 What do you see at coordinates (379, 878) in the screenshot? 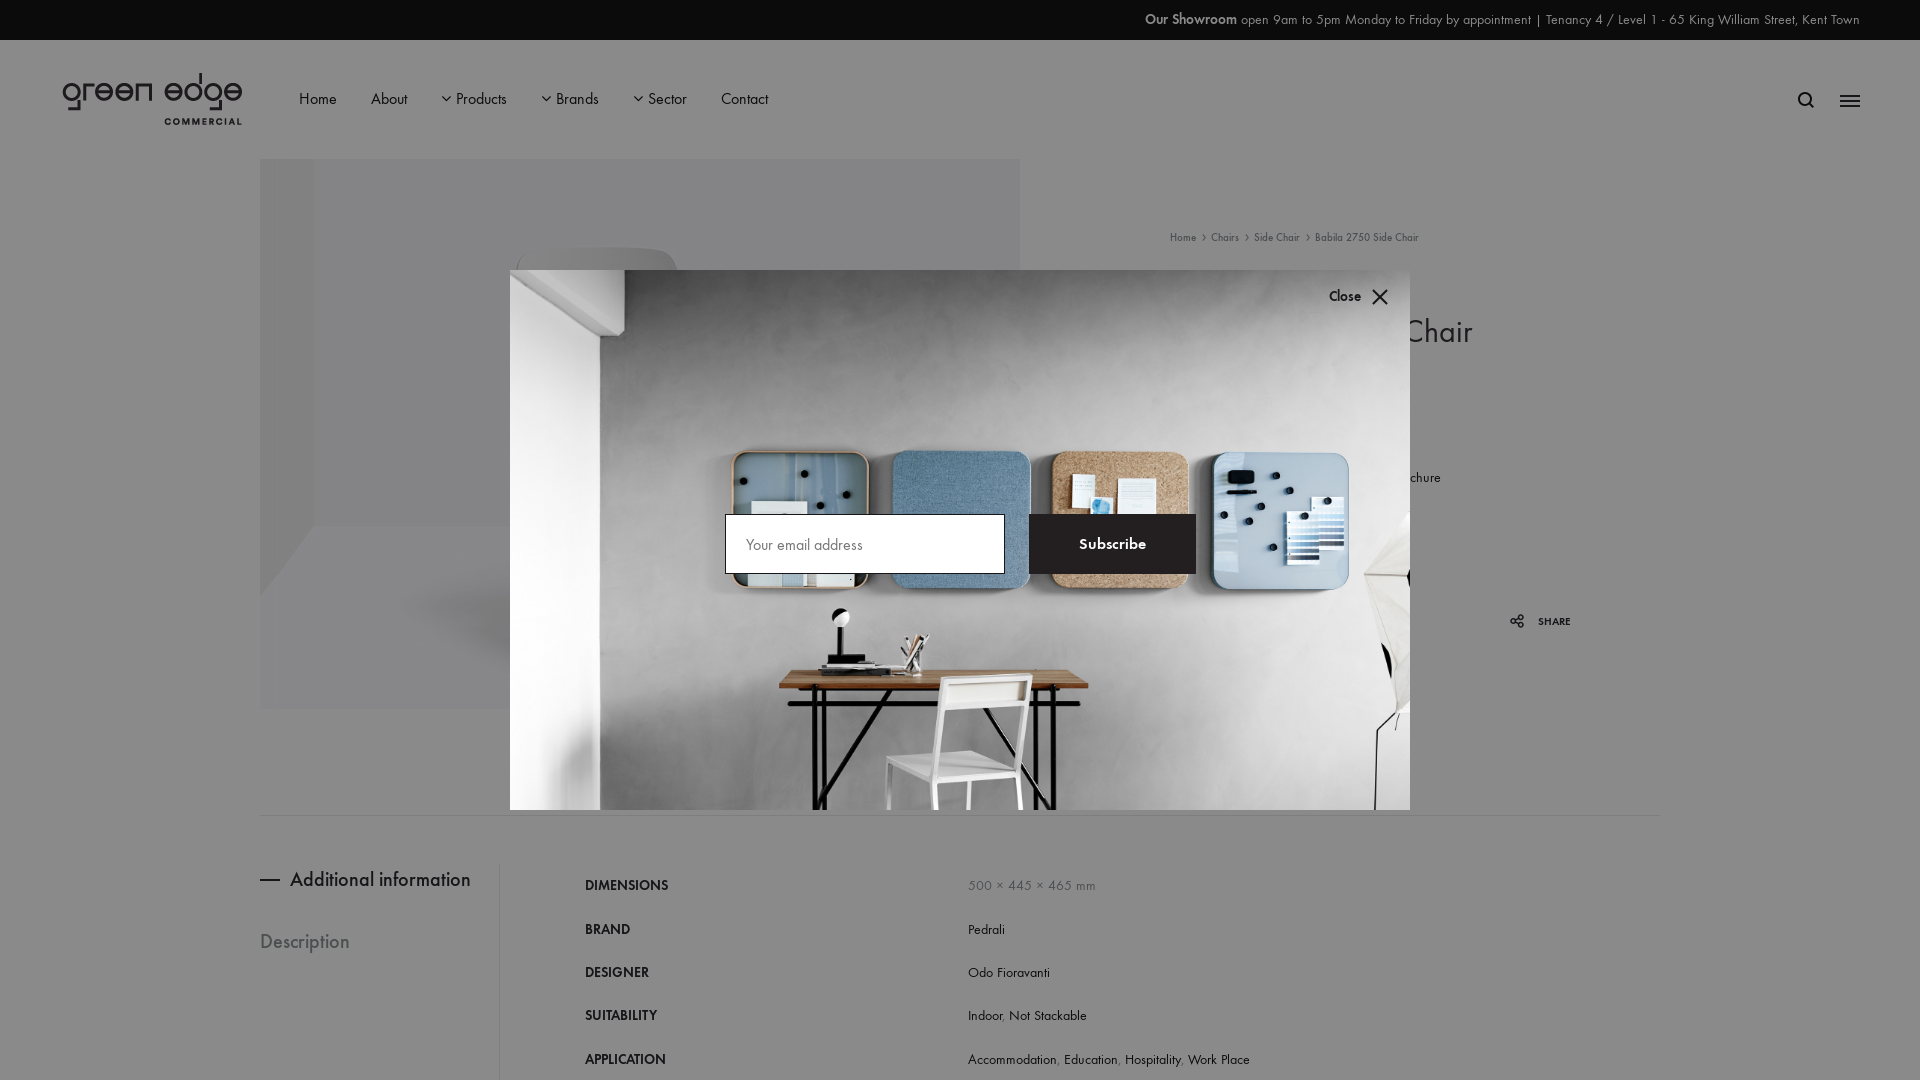
I see `'Additional information'` at bounding box center [379, 878].